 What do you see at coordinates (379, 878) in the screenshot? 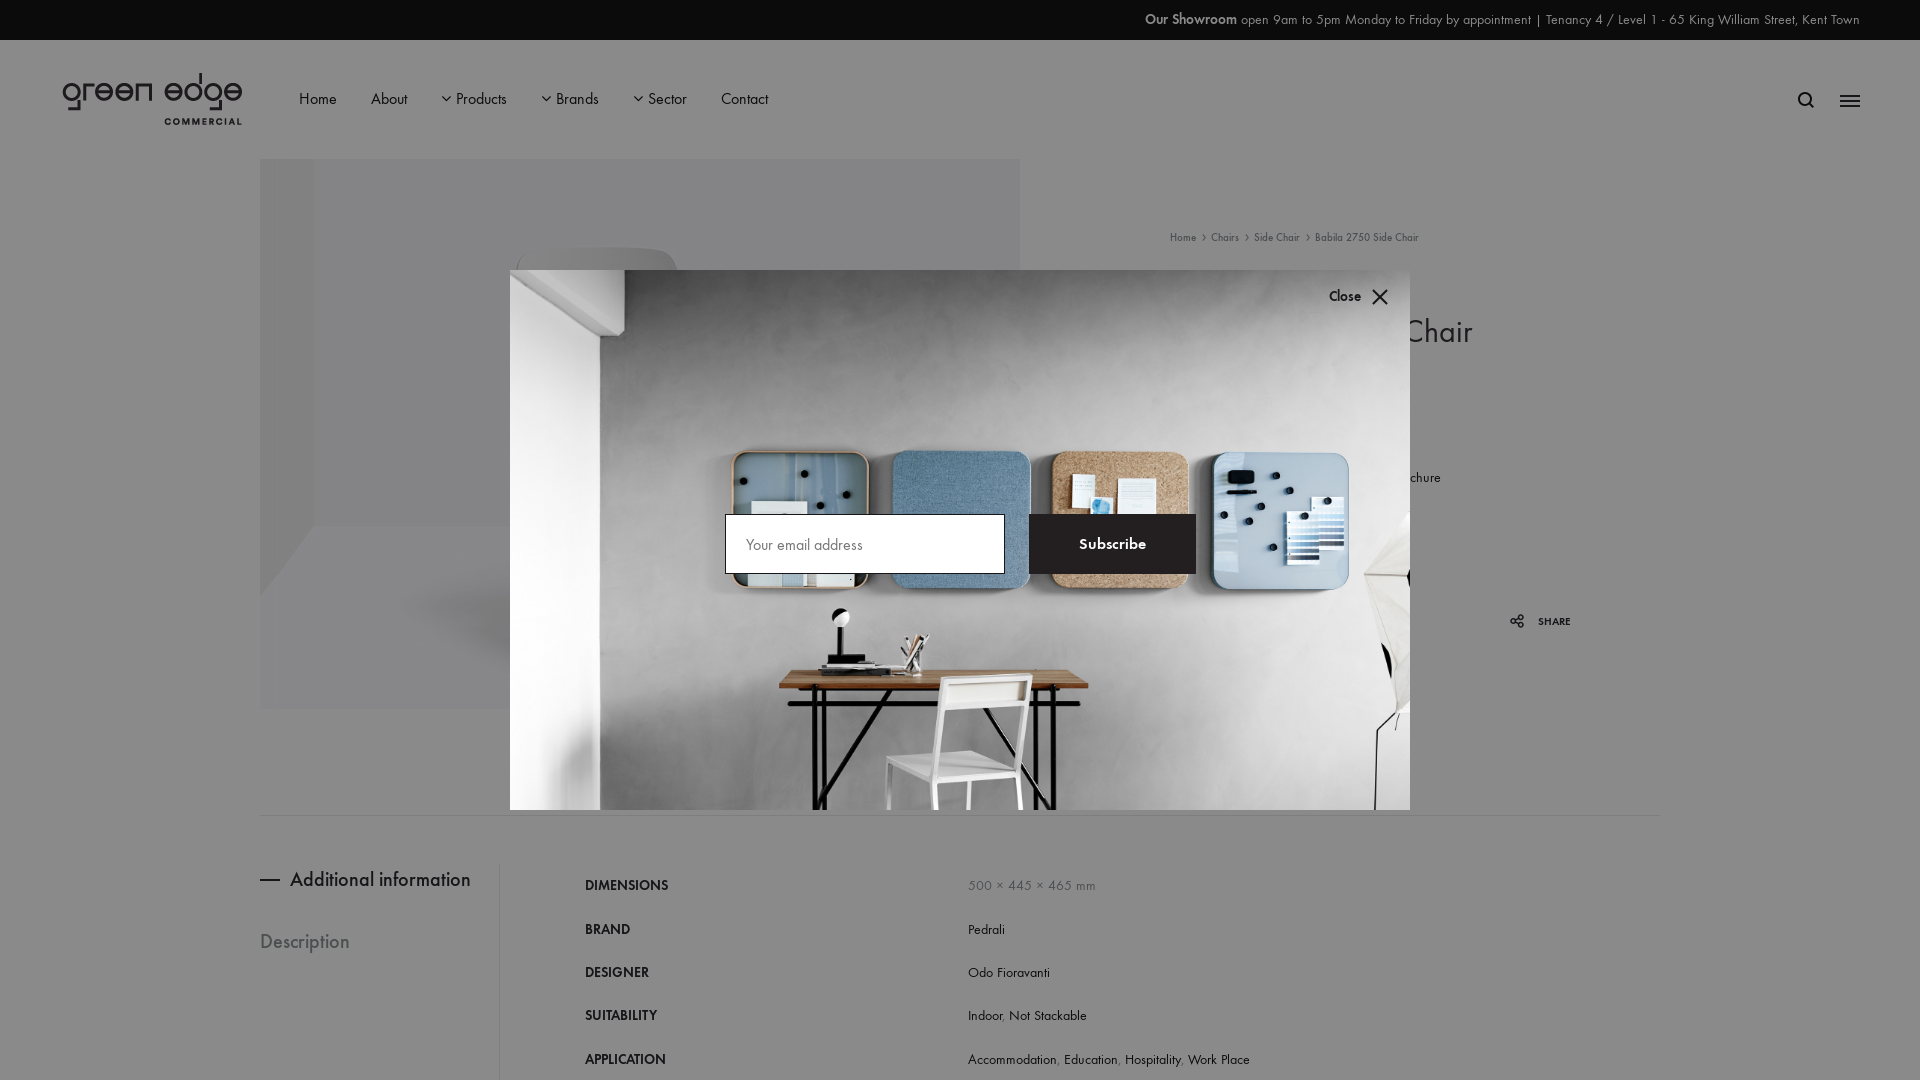
I see `'Additional information'` at bounding box center [379, 878].